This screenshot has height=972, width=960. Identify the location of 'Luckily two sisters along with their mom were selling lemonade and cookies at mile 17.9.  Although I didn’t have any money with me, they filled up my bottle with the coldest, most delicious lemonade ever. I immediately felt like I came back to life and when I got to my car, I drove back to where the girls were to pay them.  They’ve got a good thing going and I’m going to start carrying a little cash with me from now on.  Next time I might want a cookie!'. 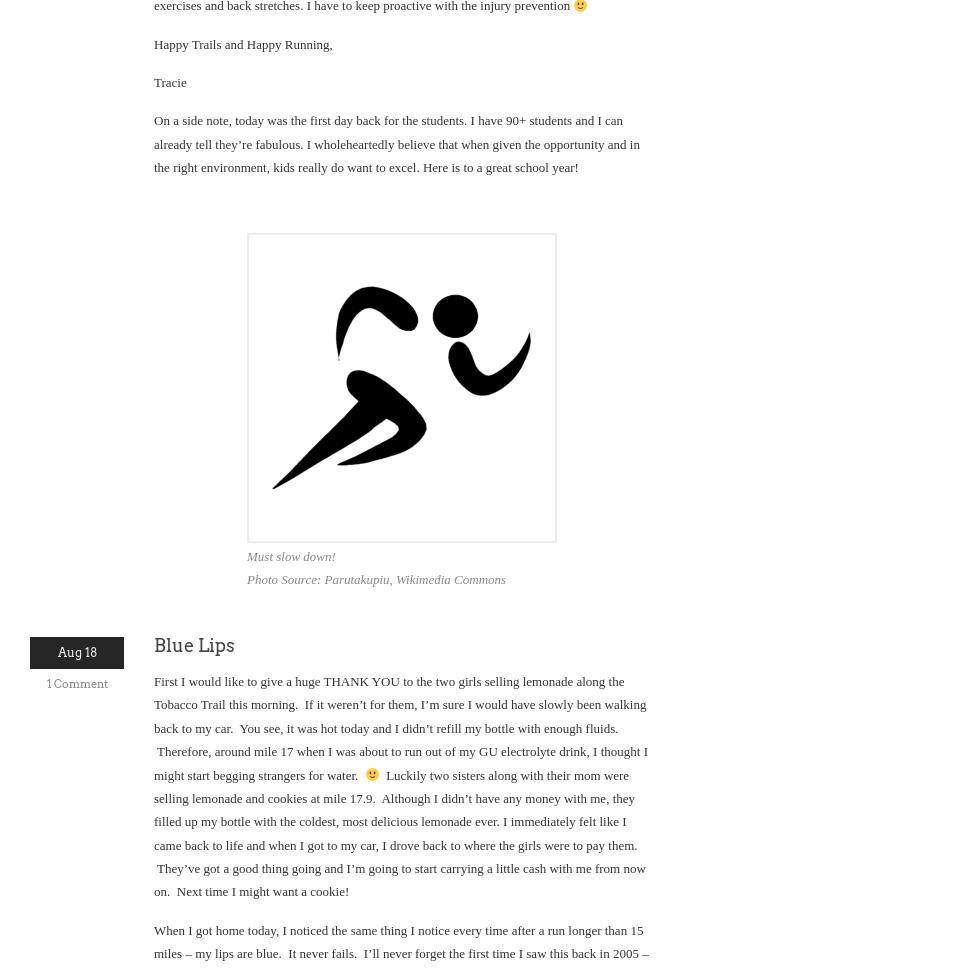
(152, 832).